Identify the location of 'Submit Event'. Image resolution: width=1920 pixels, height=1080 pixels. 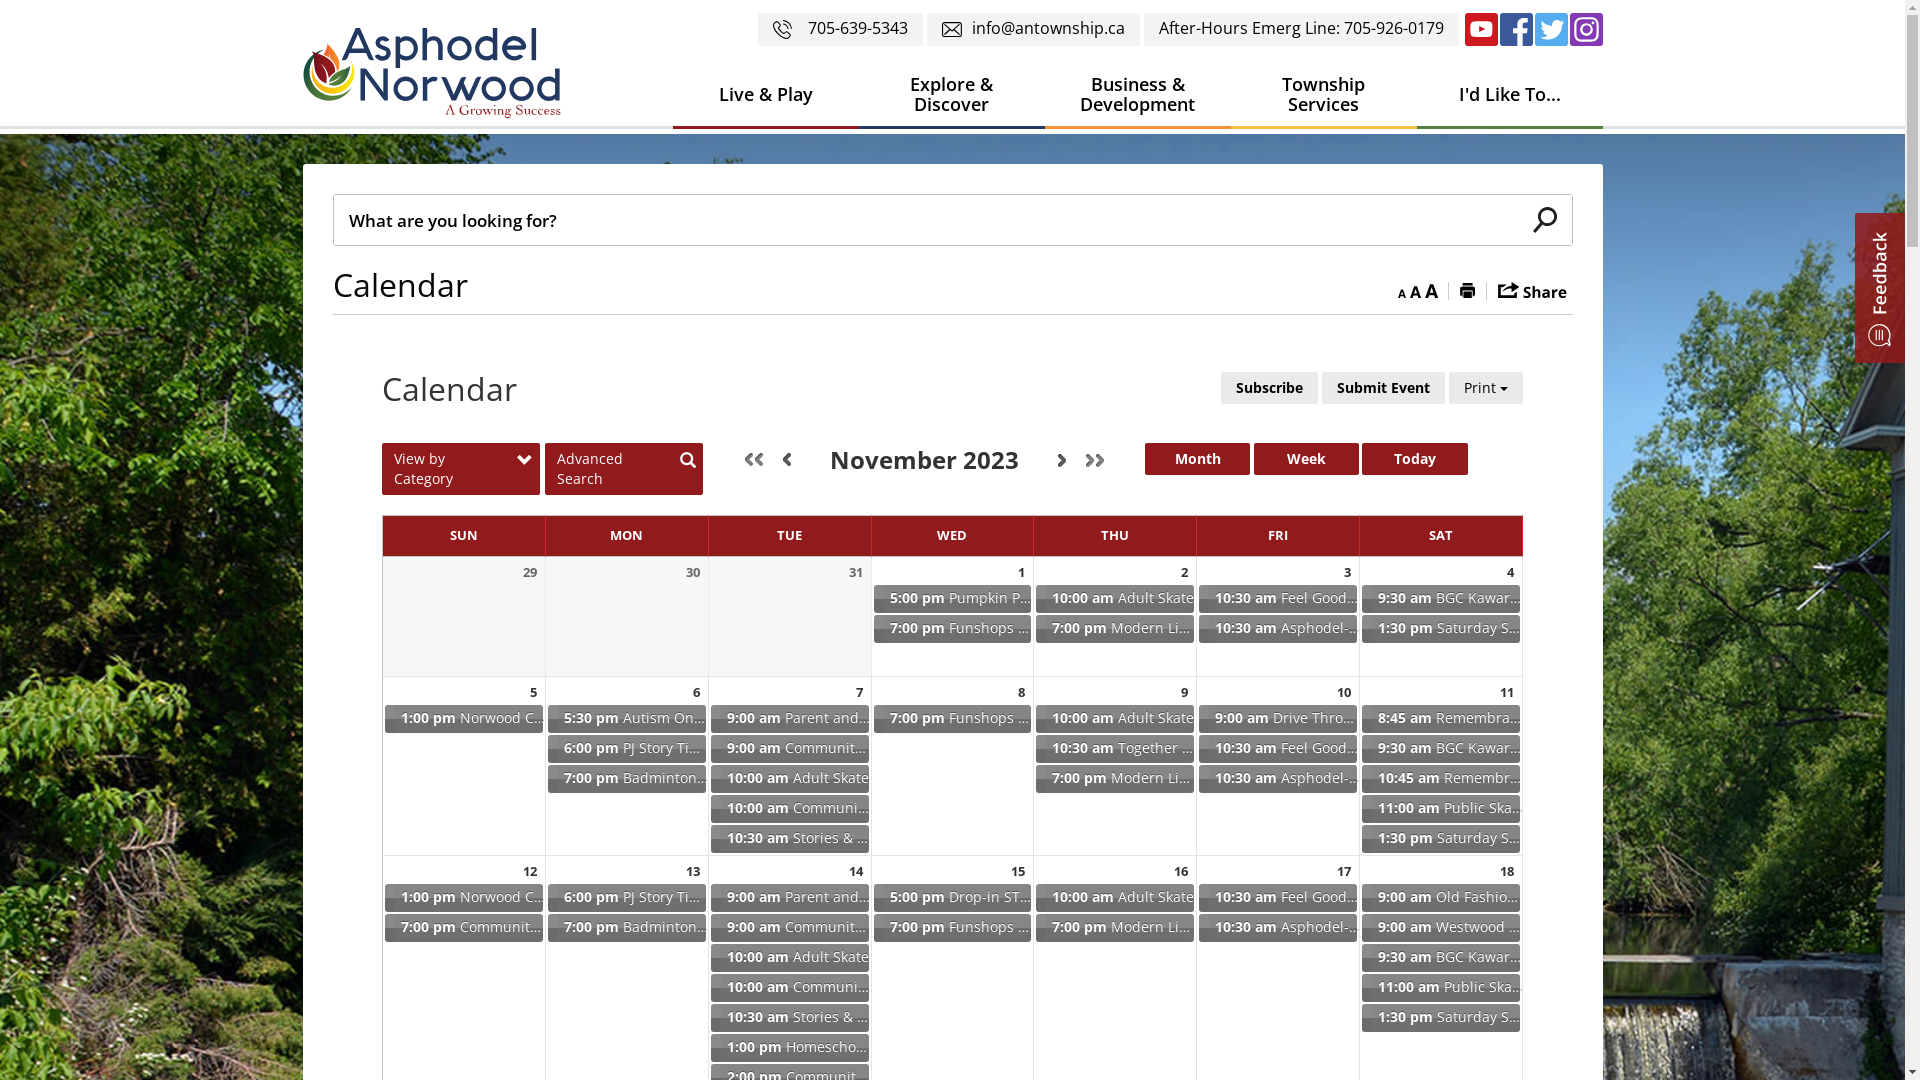
(1382, 388).